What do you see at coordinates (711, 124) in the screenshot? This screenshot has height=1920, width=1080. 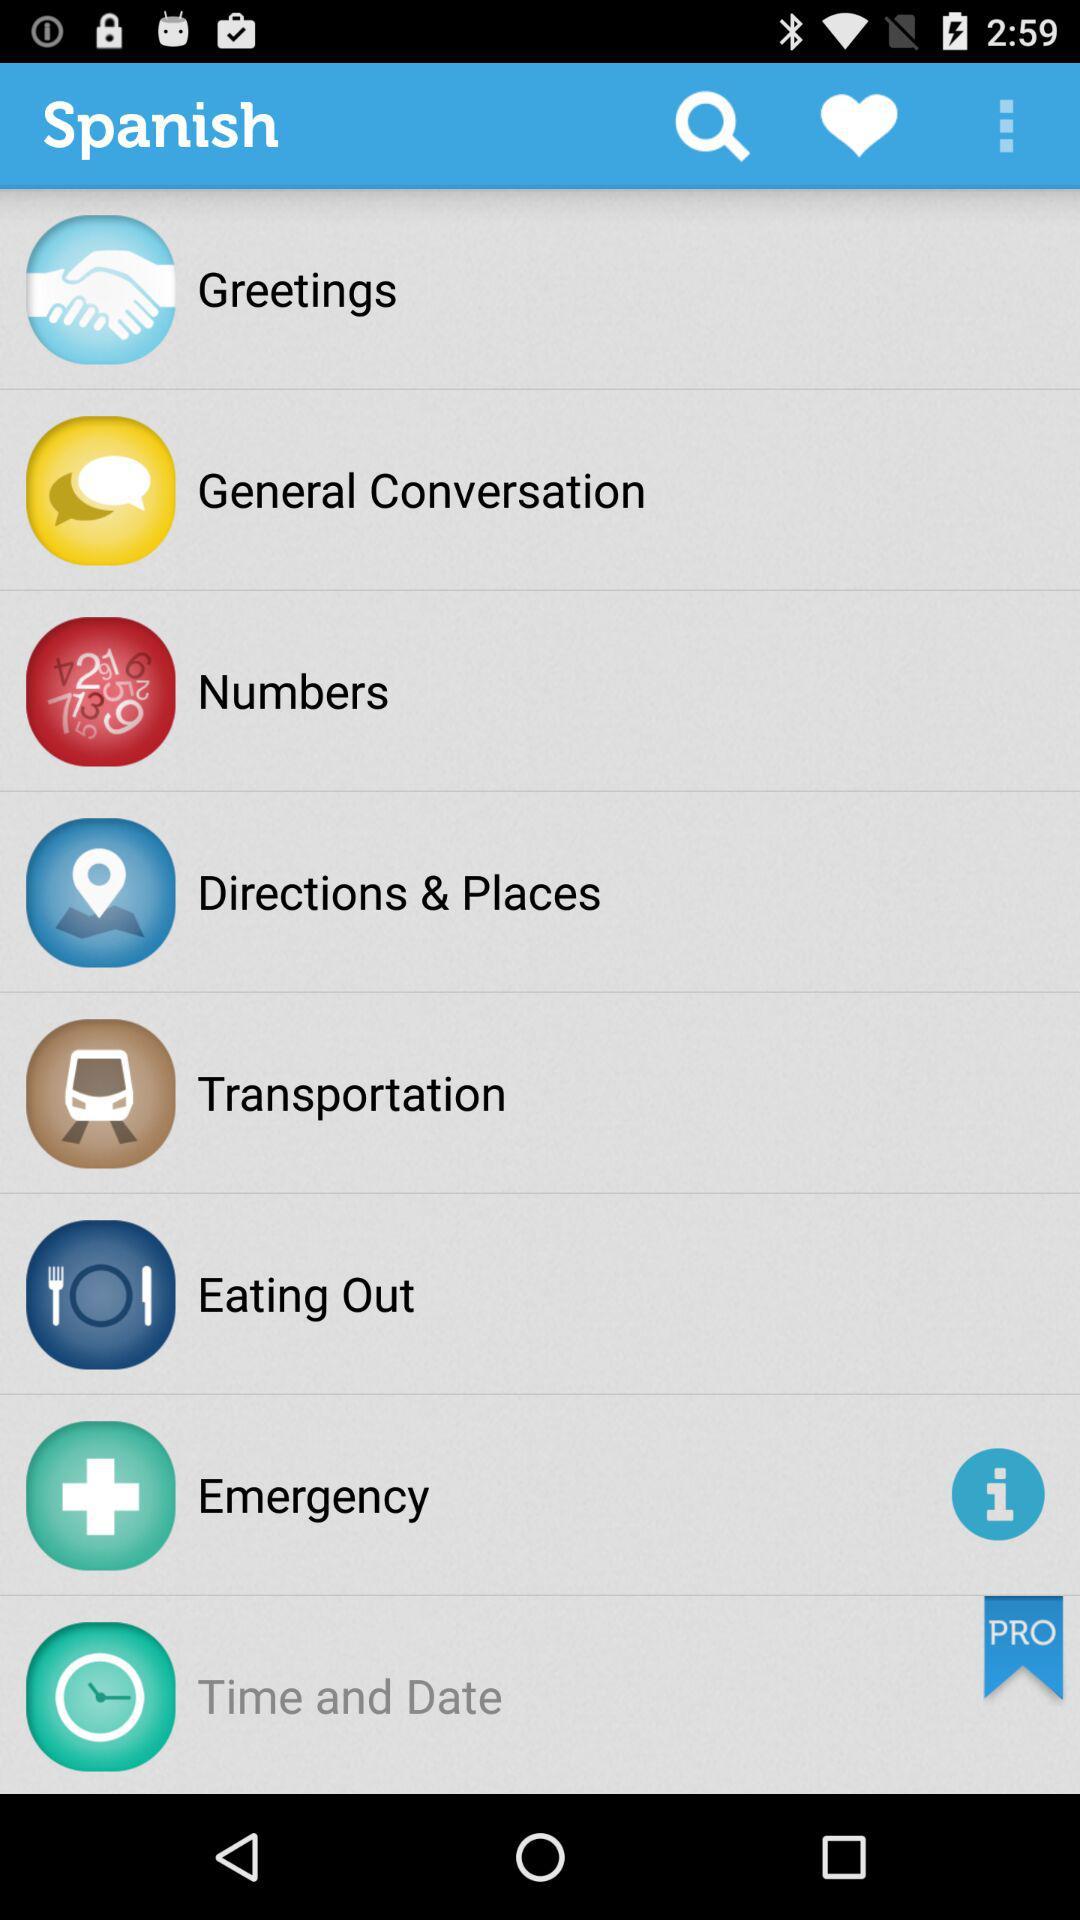 I see `the app to the right of the spanish item` at bounding box center [711, 124].